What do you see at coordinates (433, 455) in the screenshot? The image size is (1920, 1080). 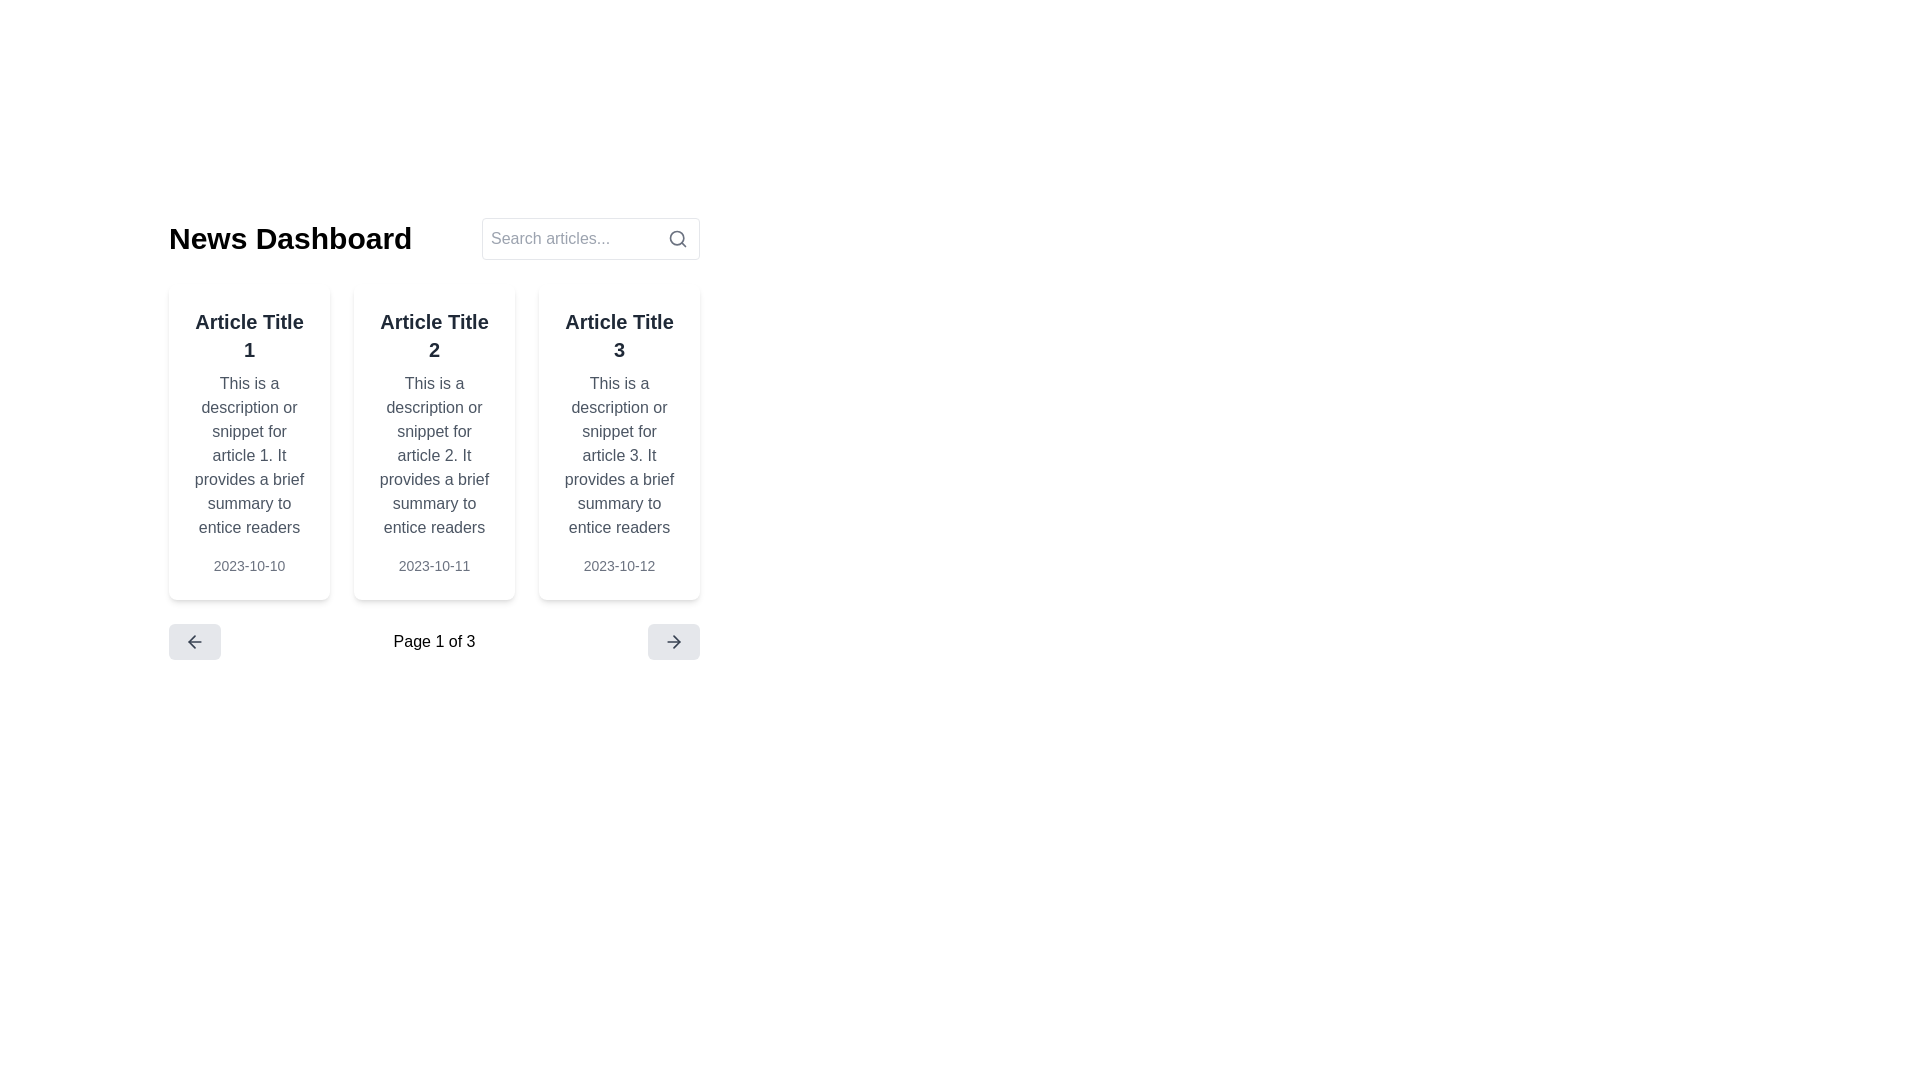 I see `the informational text block located in the second column below 'Article Title 2' and above the date '2023-10-11'` at bounding box center [433, 455].